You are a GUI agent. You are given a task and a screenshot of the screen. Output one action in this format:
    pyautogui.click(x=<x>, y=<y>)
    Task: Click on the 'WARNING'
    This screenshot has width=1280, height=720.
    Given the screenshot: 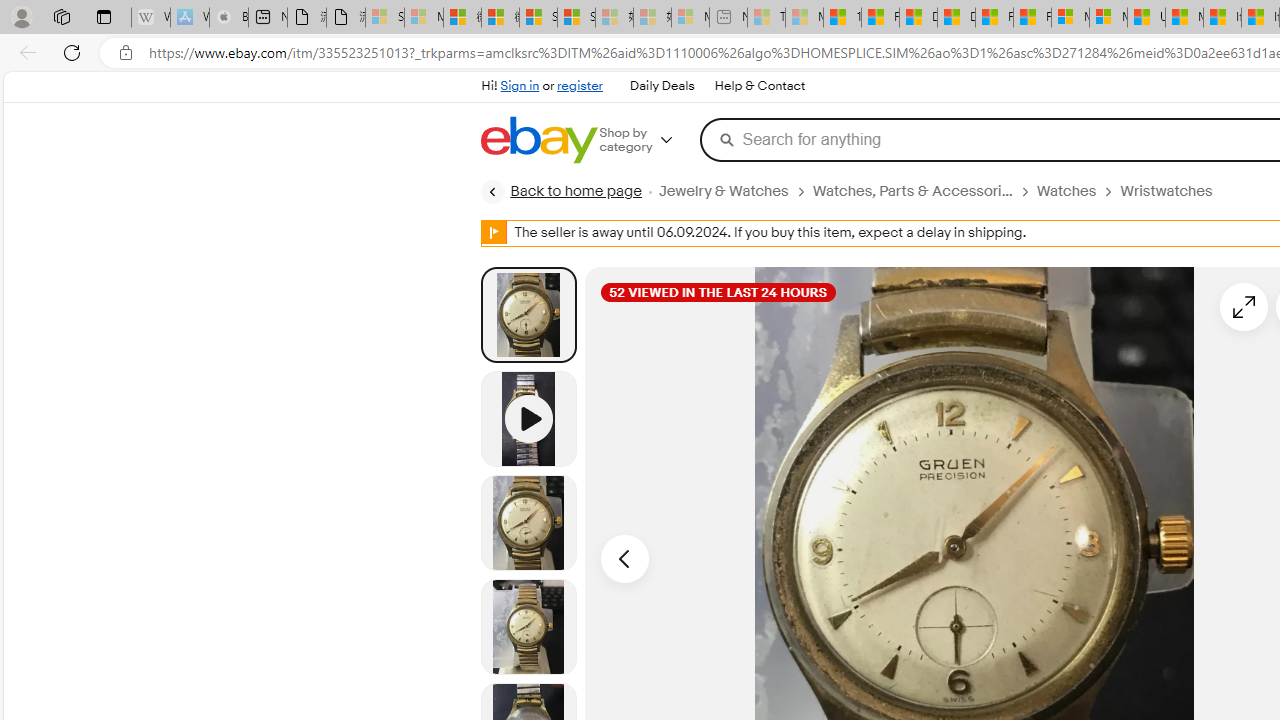 What is the action you would take?
    pyautogui.click(x=494, y=231)
    